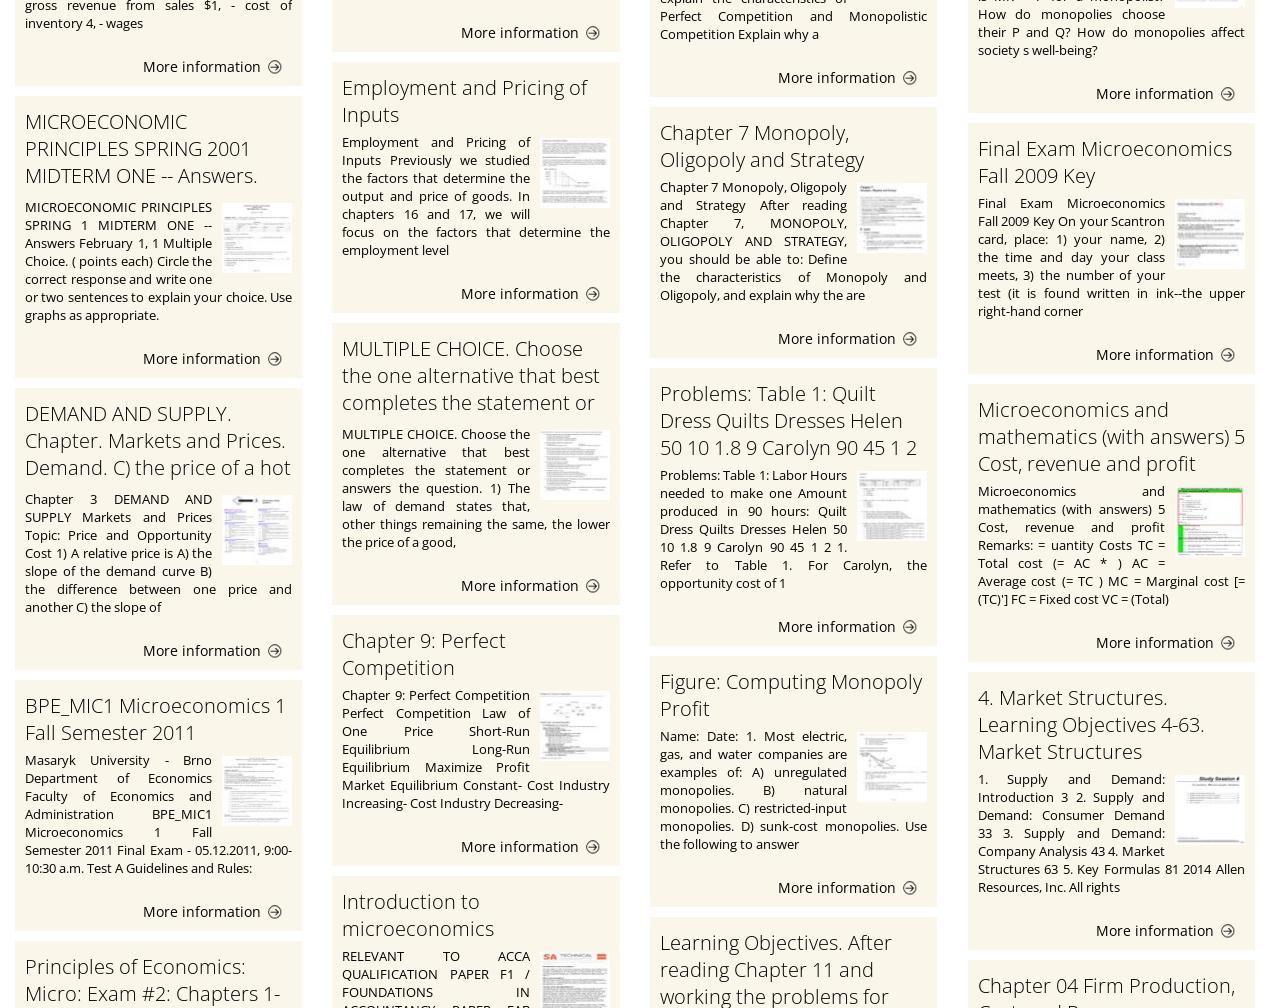 Image resolution: width=1280 pixels, height=1008 pixels. Describe the element at coordinates (157, 260) in the screenshot. I see `'MICROECONOMIC PRINCIPLES SPRING 1 MIDTERM ONE -- Answers February 1, 1 Multiple Choice. ( points each) Circle the correct response and write one or two sentences to explain your choice. Use graphs as appropriate.'` at that location.